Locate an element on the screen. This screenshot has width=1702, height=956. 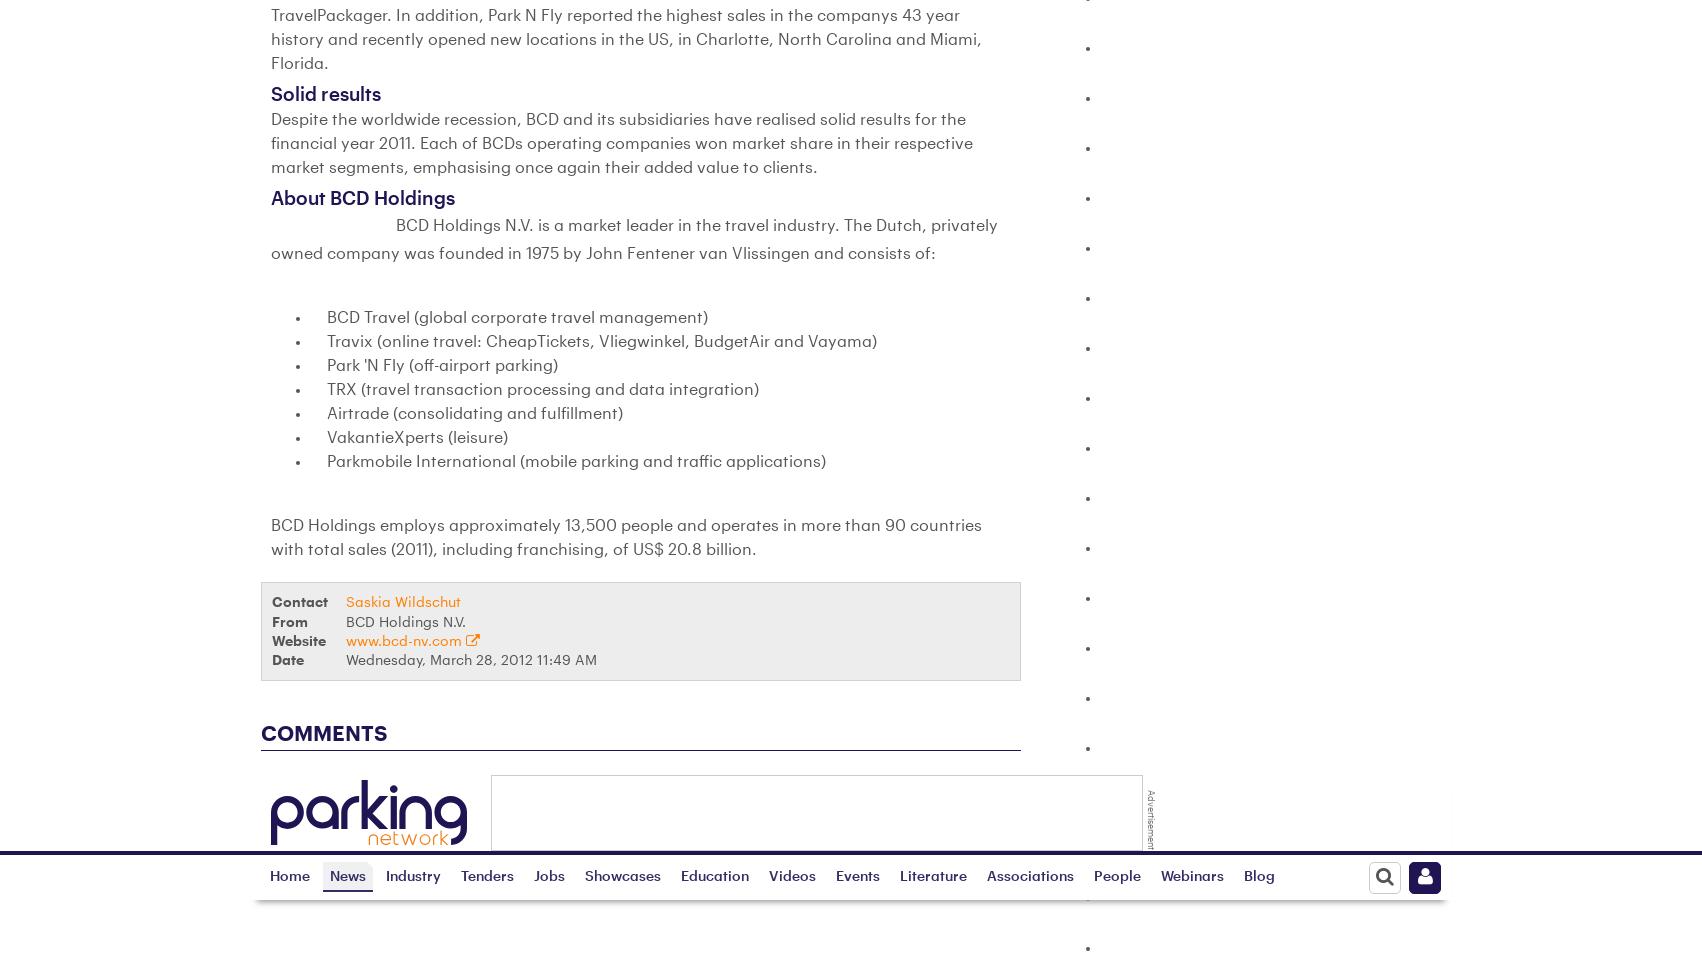
'About Parking Network' is located at coordinates (924, 805).